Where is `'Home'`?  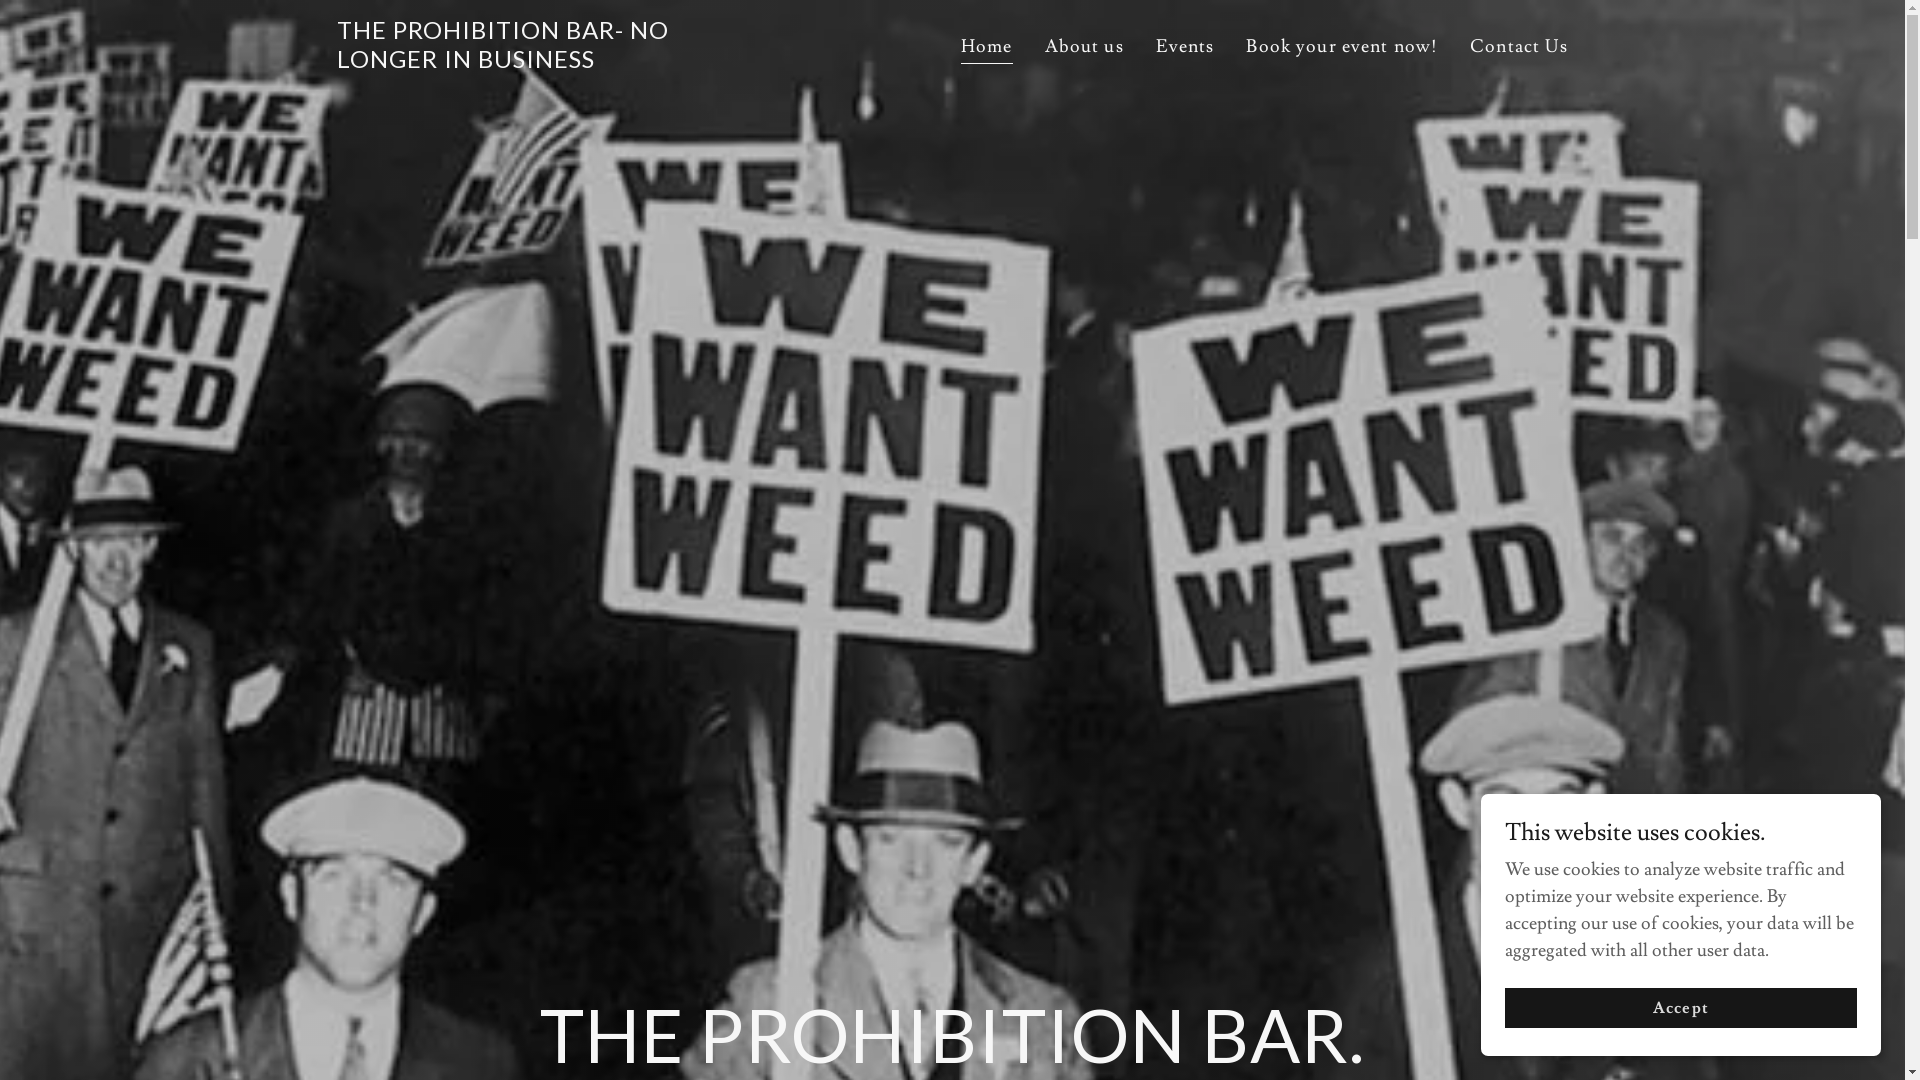
'Home' is located at coordinates (987, 48).